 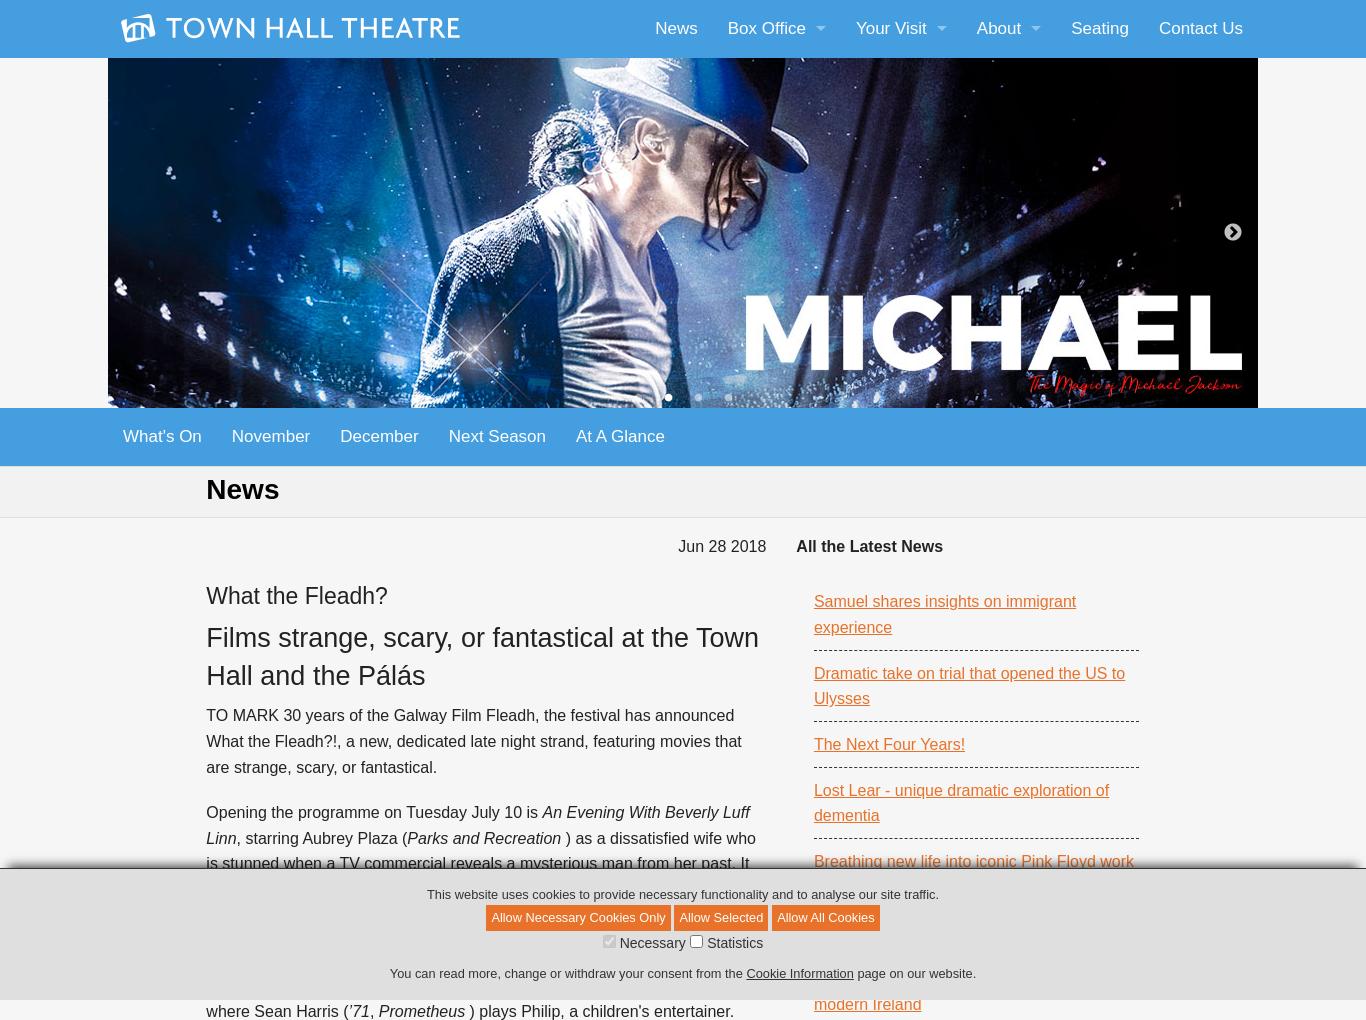 I want to click on 'This website uses cookies to provide necessary functionality and to analyse our site traffic.', so click(x=681, y=892).